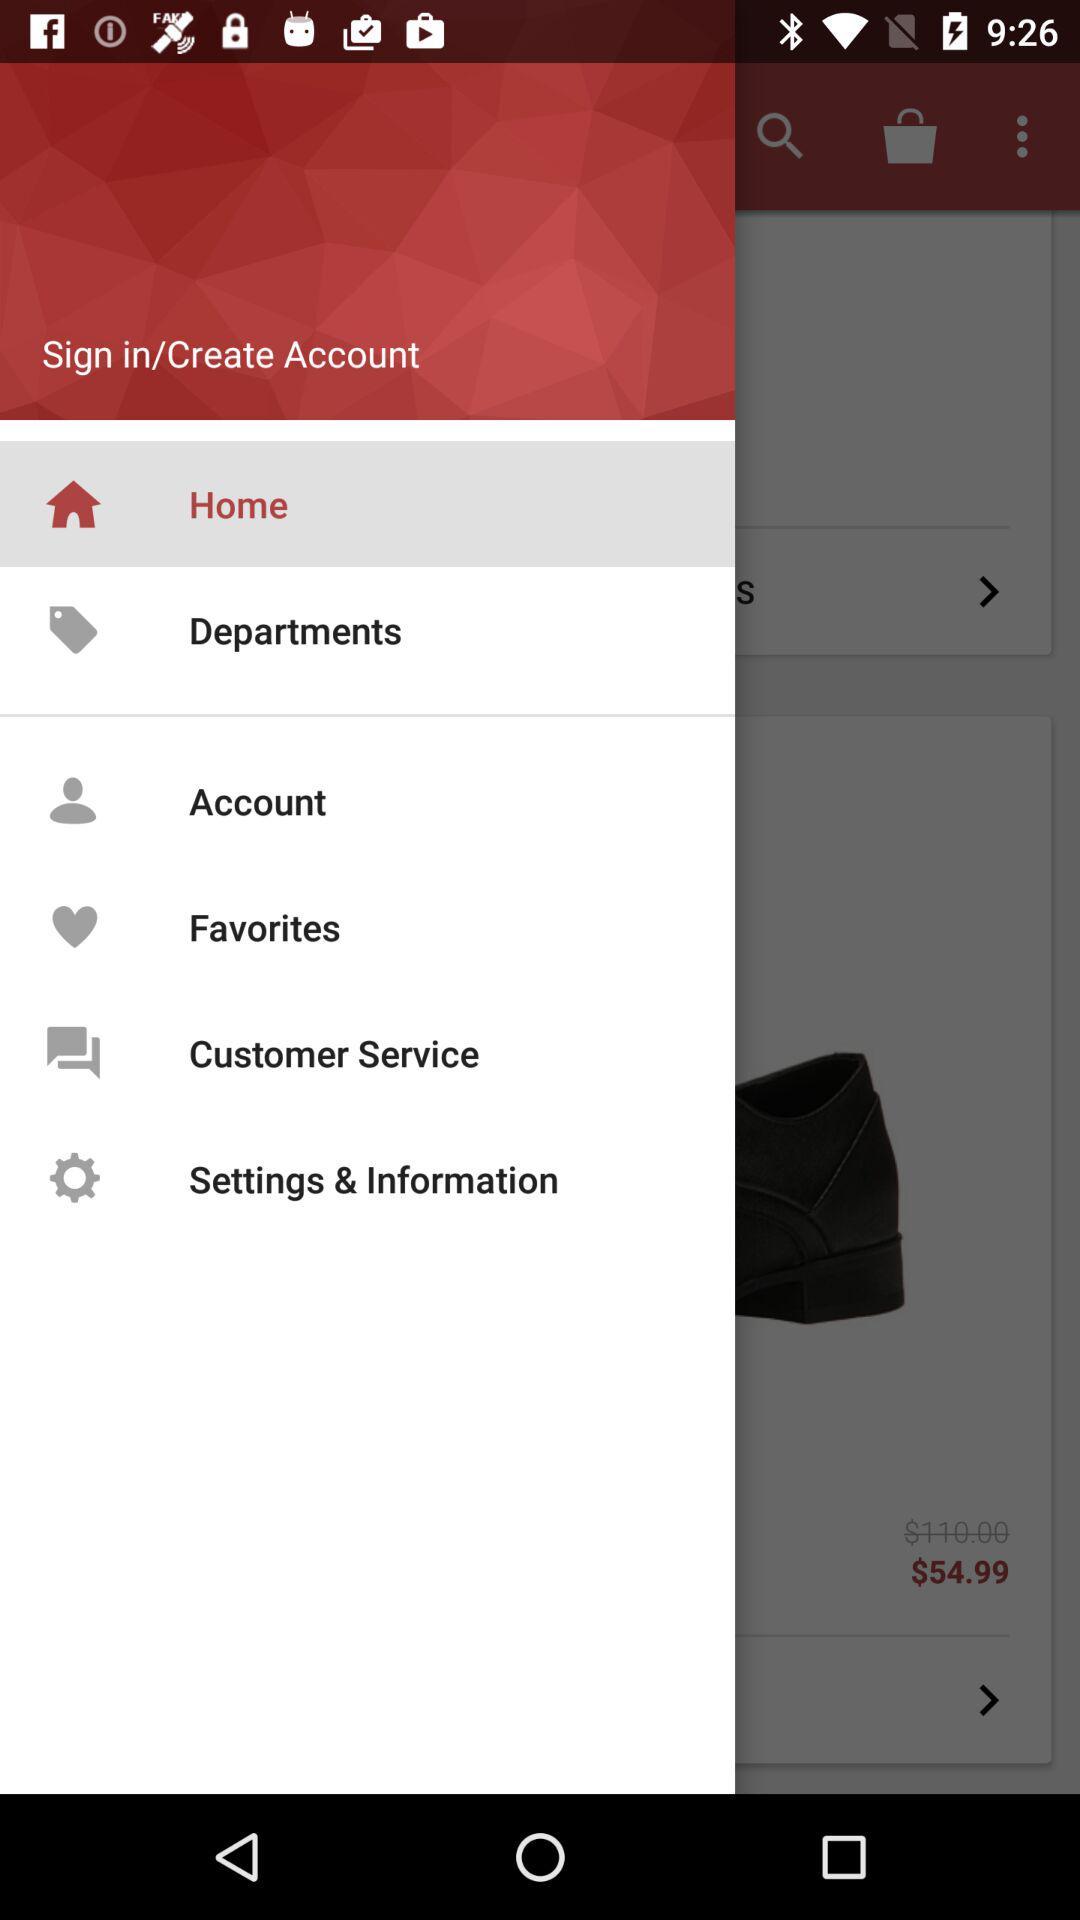  What do you see at coordinates (1027, 136) in the screenshot?
I see `the option menu from the right corner of the screen` at bounding box center [1027, 136].